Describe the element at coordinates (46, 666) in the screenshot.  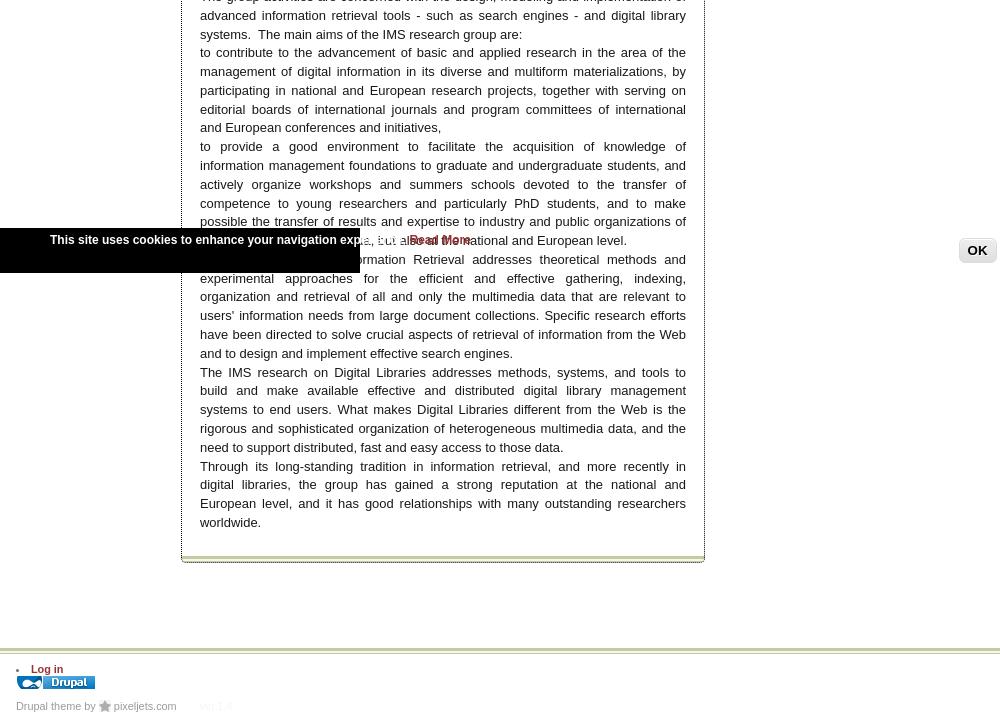
I see `'Log in'` at that location.